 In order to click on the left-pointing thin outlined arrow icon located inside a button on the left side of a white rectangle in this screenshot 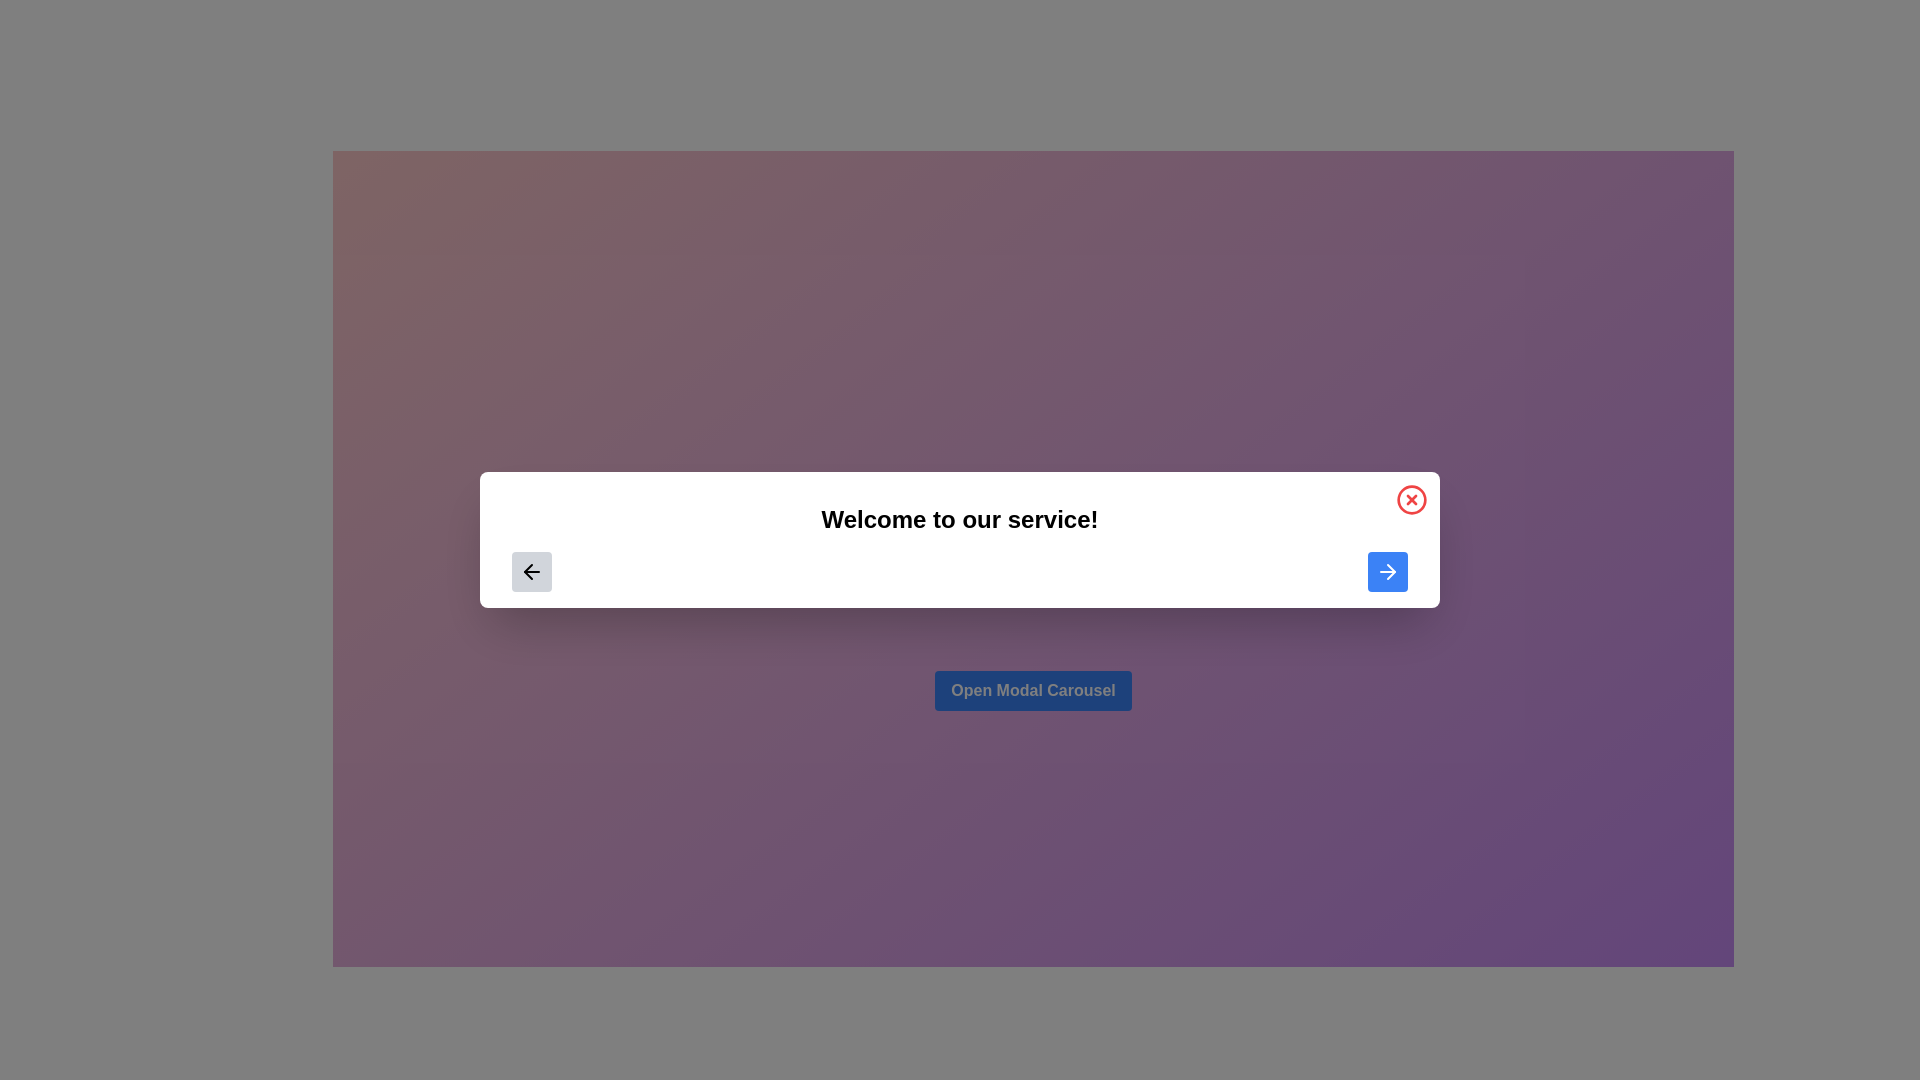, I will do `click(532, 571)`.